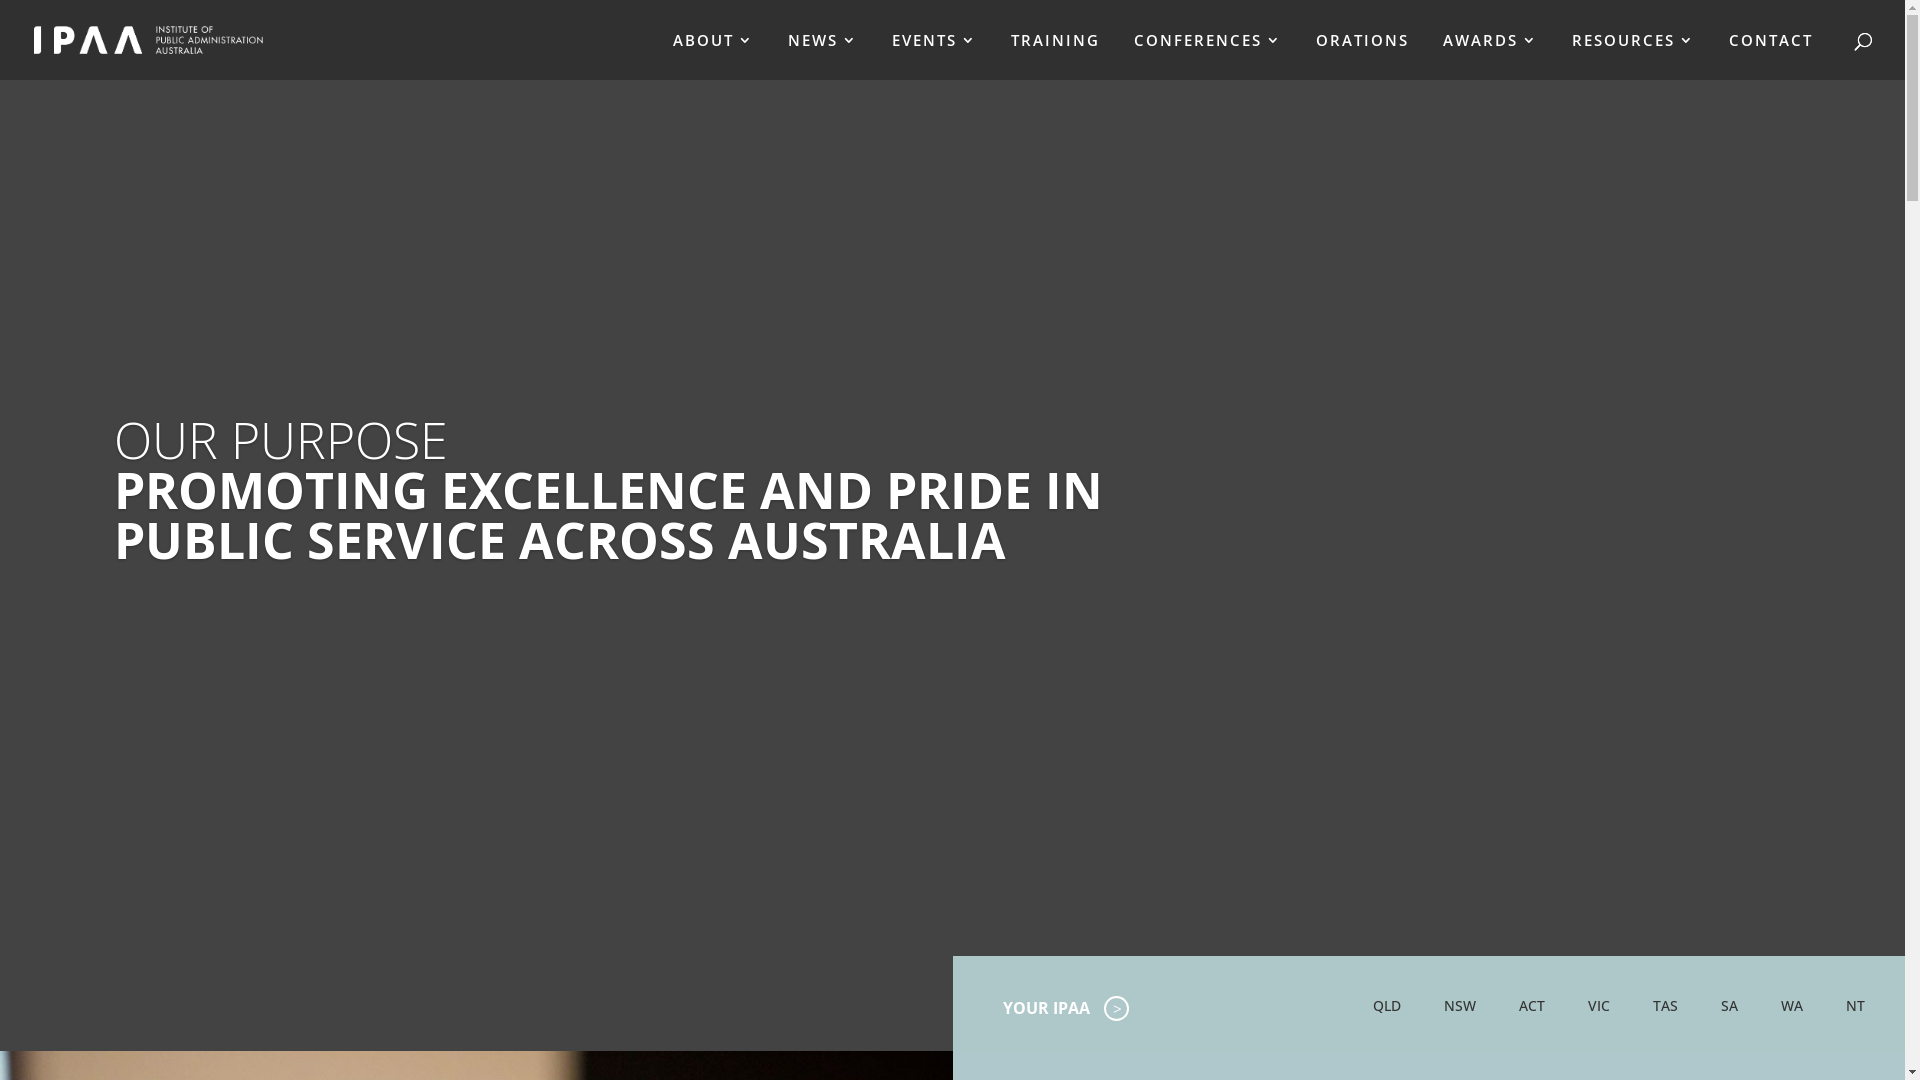 The image size is (1920, 1080). What do you see at coordinates (1386, 1006) in the screenshot?
I see `'QLD'` at bounding box center [1386, 1006].